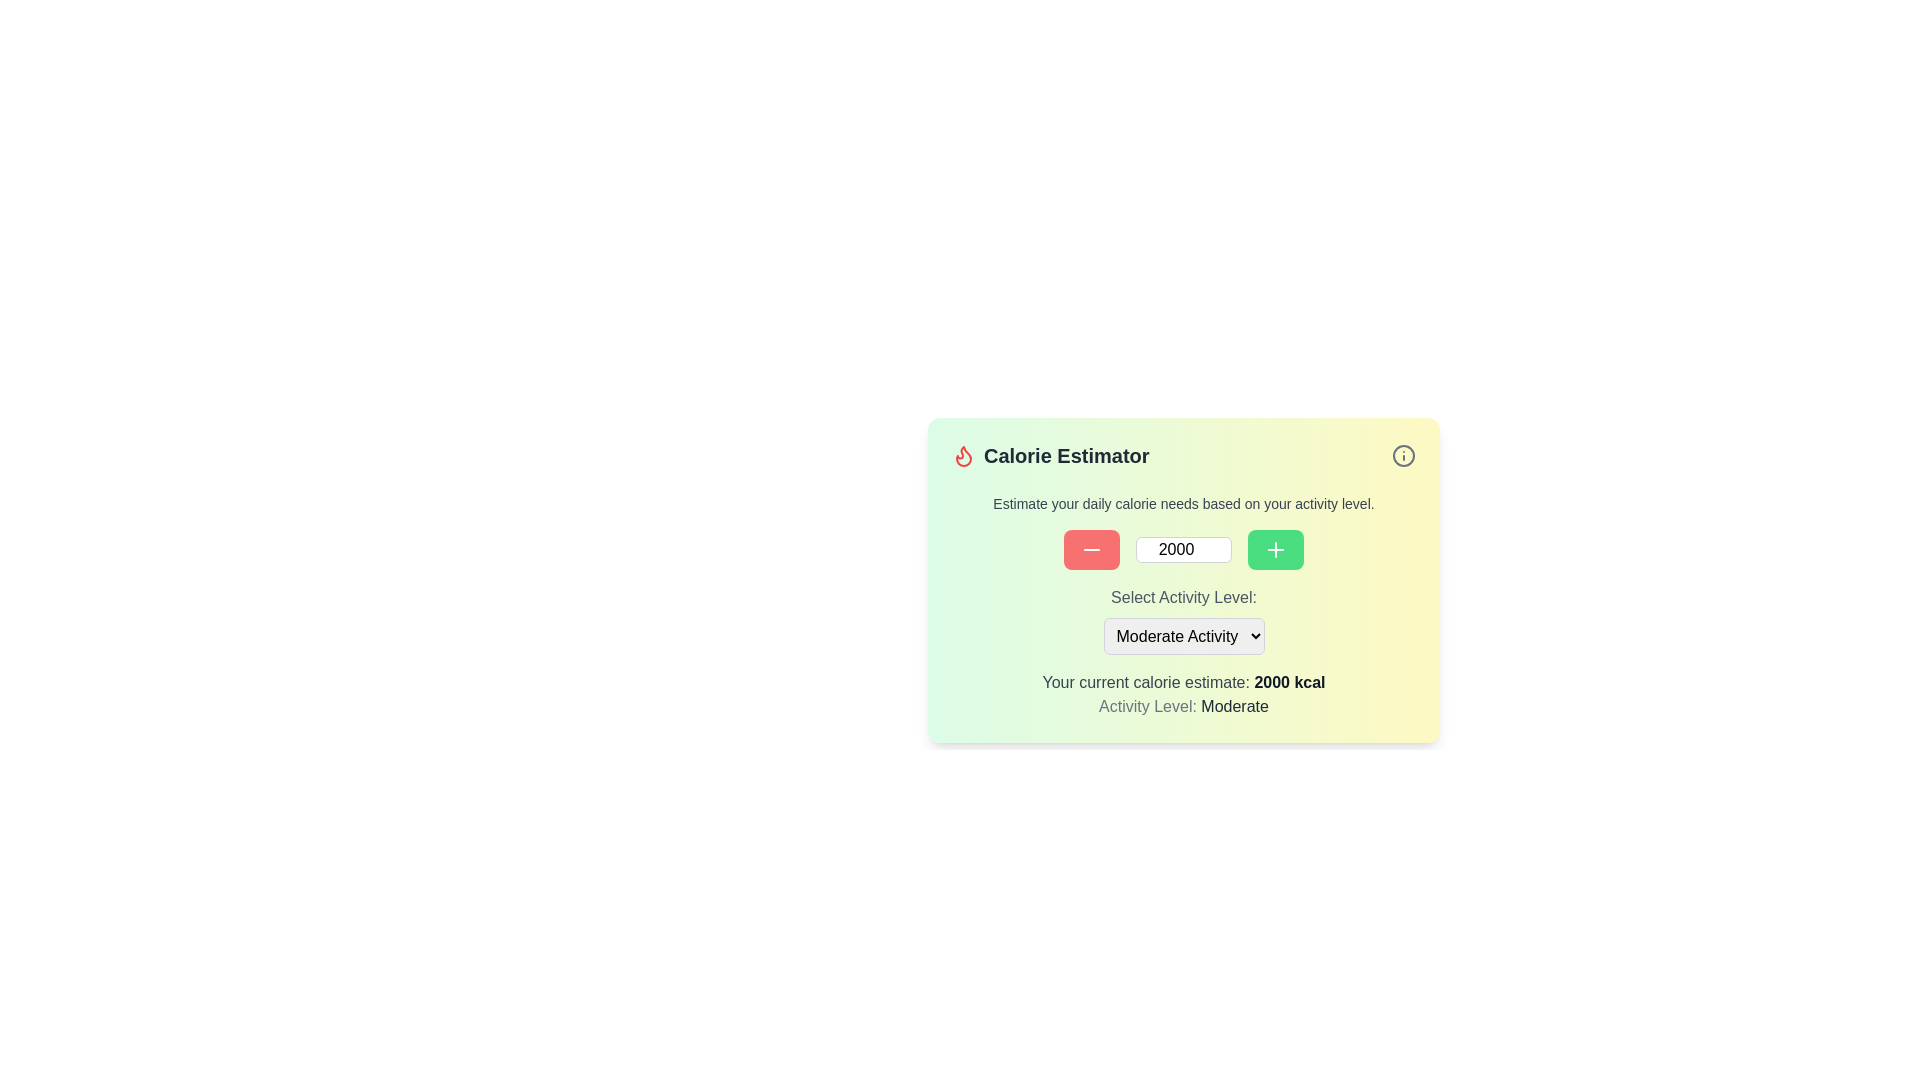 This screenshot has width=1920, height=1080. Describe the element at coordinates (964, 456) in the screenshot. I see `the flame-shaped icon filled with a monochromatic color scheme located in the header area of the 'Calorie Estimator' card layout` at that location.